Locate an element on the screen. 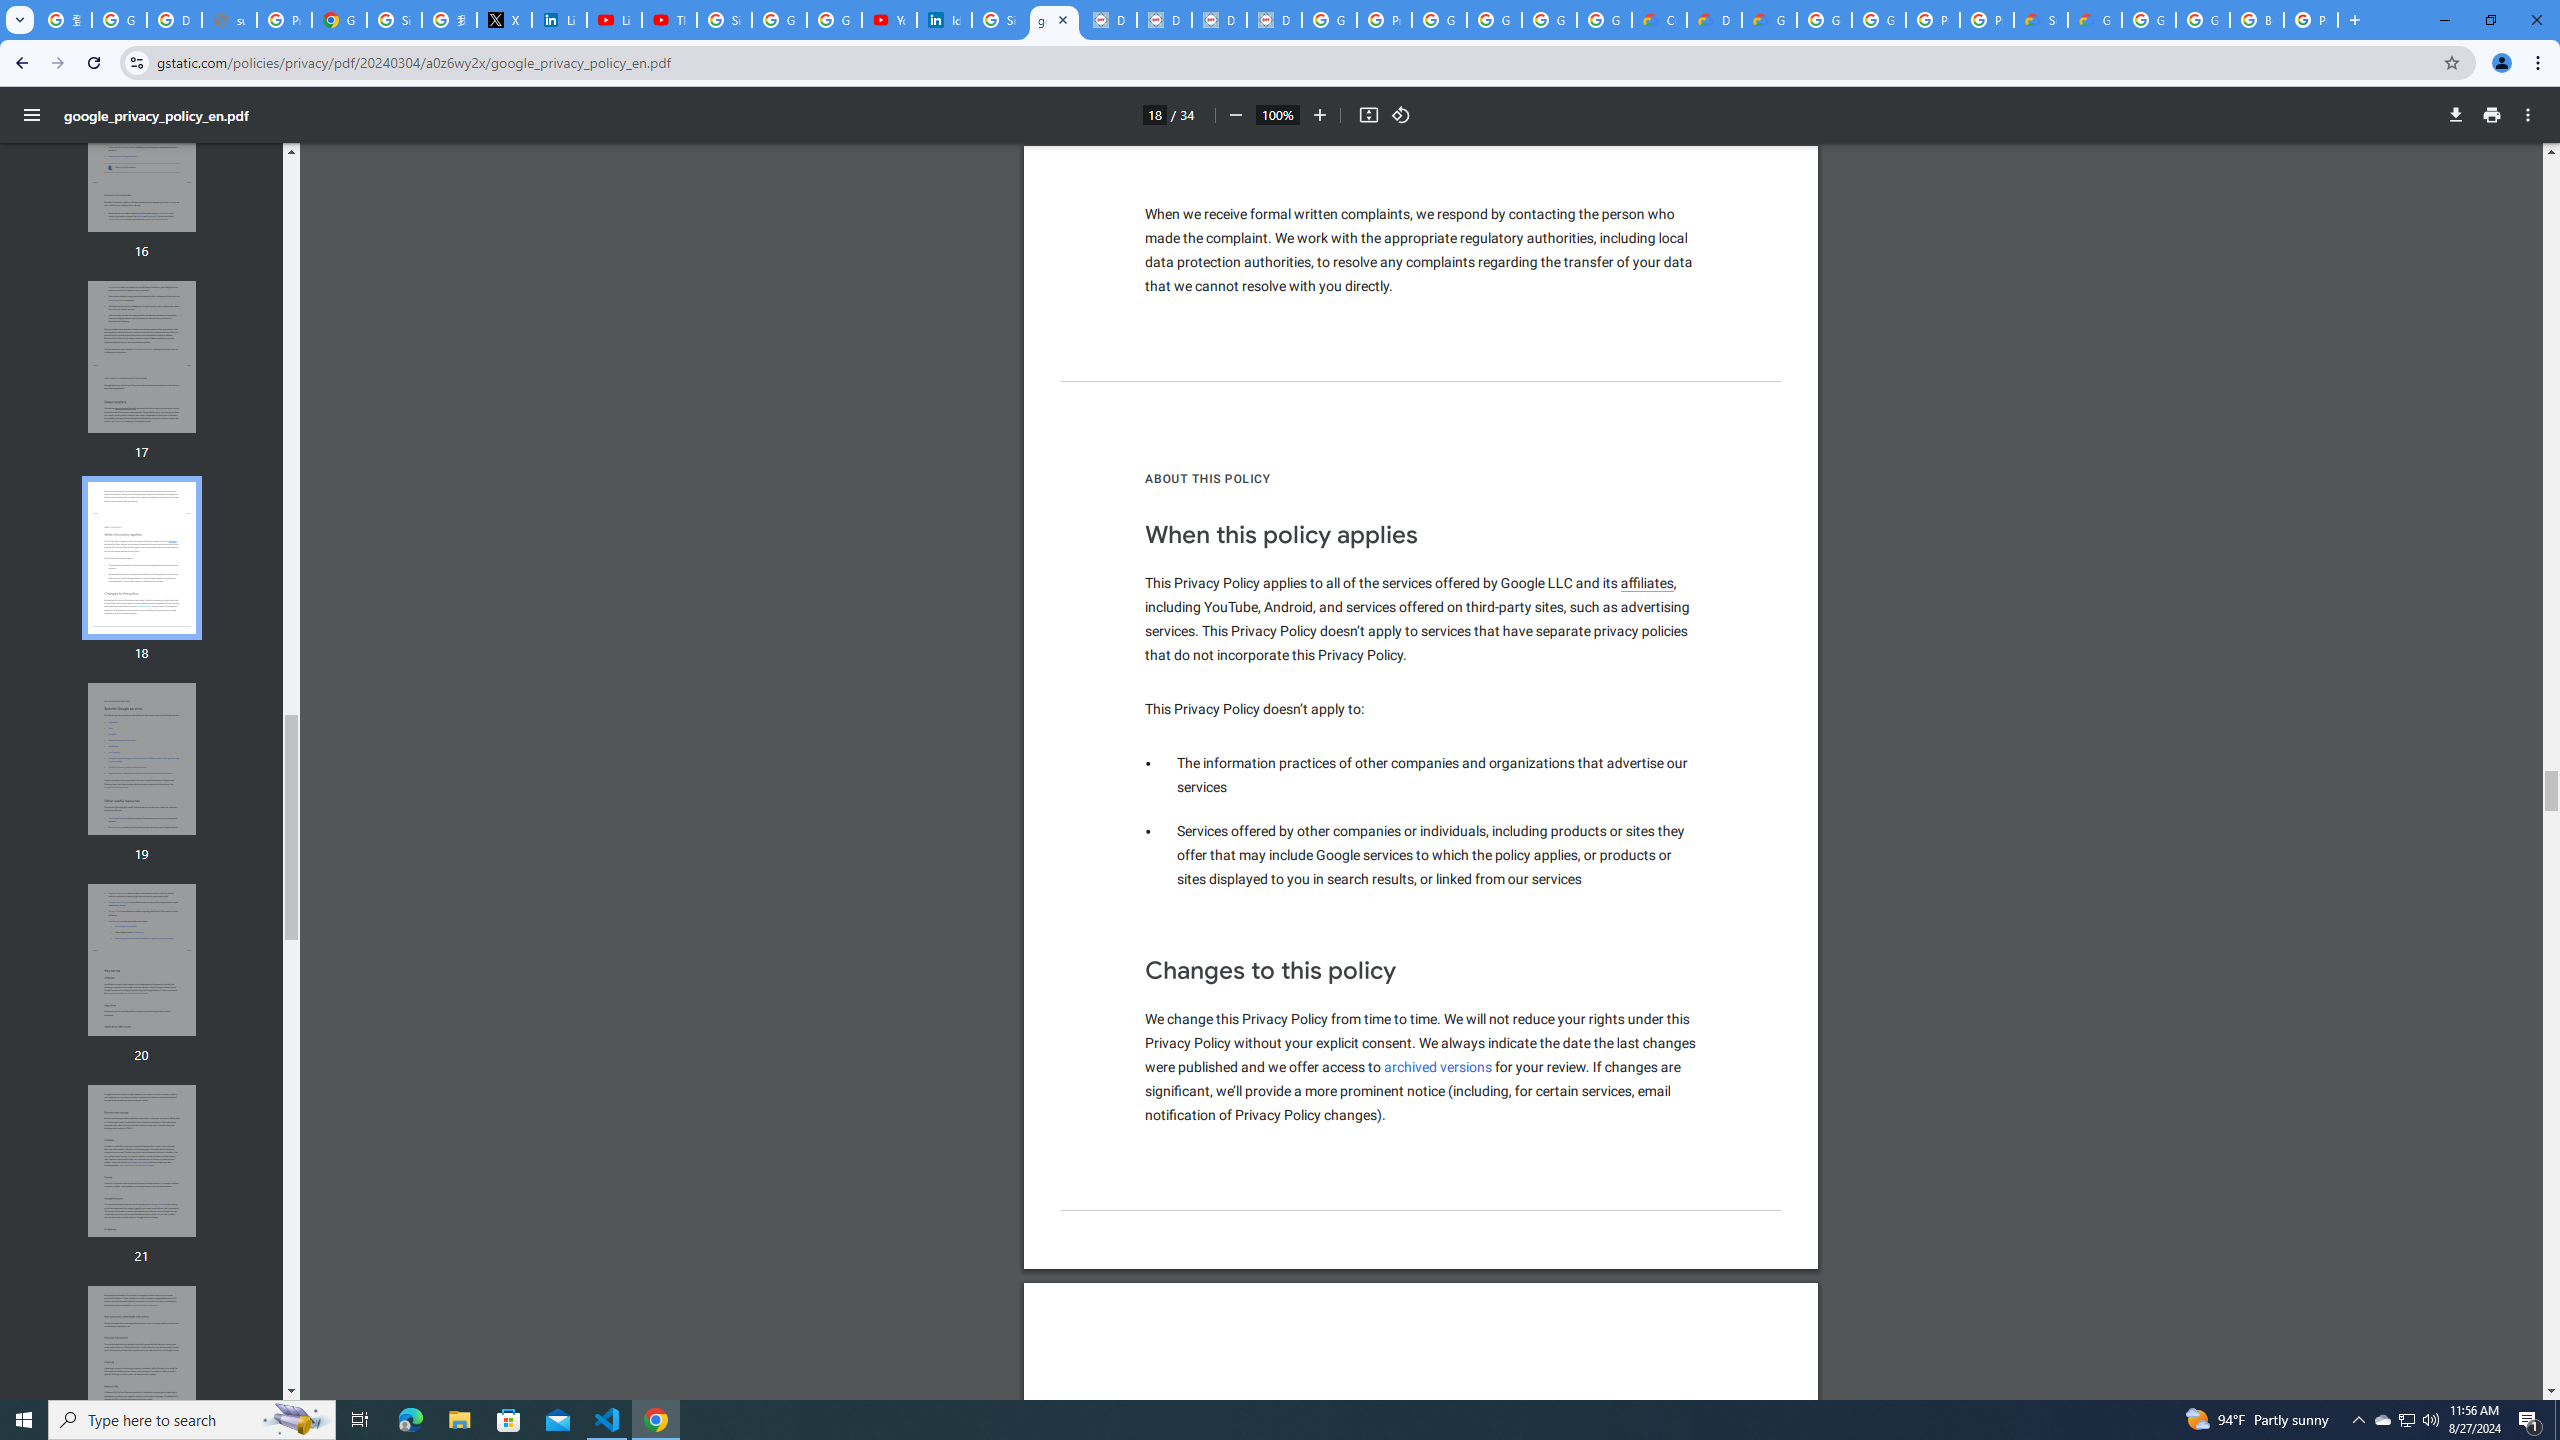  'Fit to page' is located at coordinates (1367, 114).